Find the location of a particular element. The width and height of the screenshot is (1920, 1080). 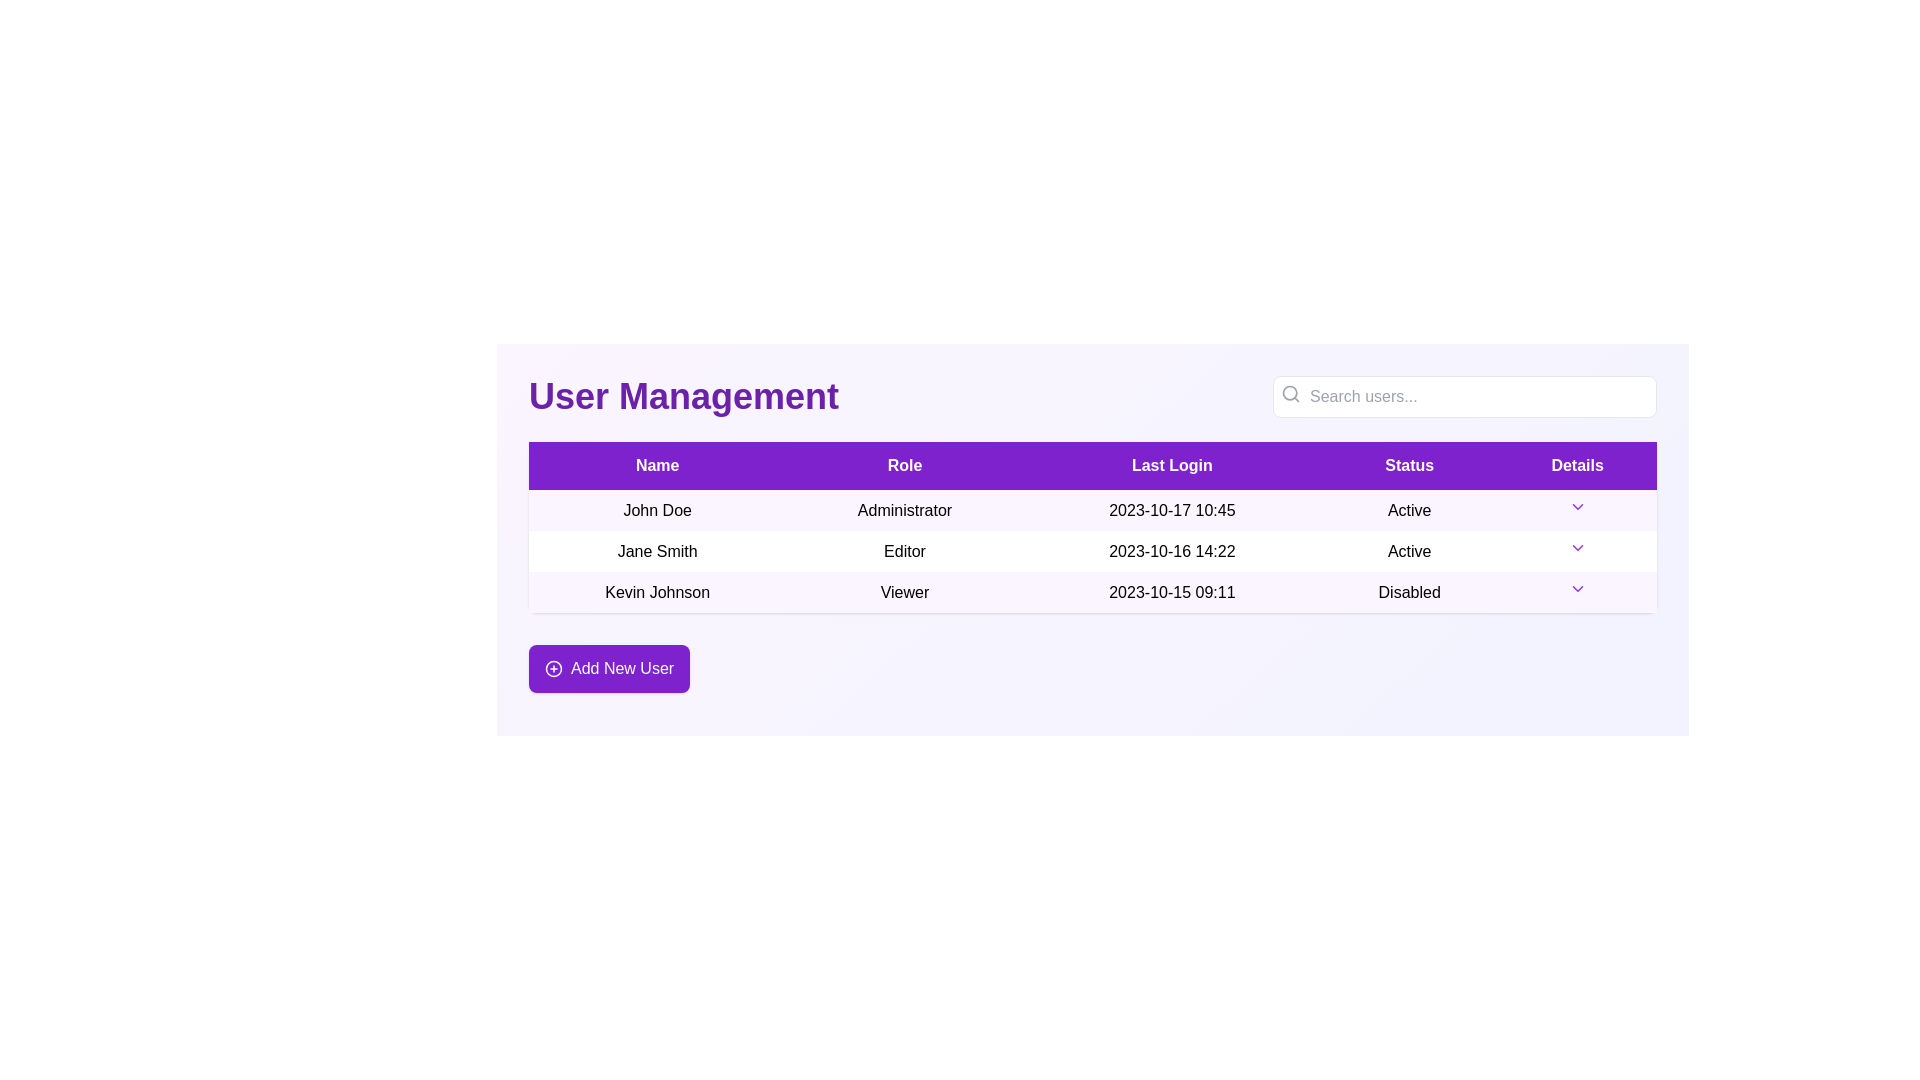

the small circular icon with a plus symbol within it, styled in white against a purple background, located within the button labeled 'Add New User' is located at coordinates (553, 668).